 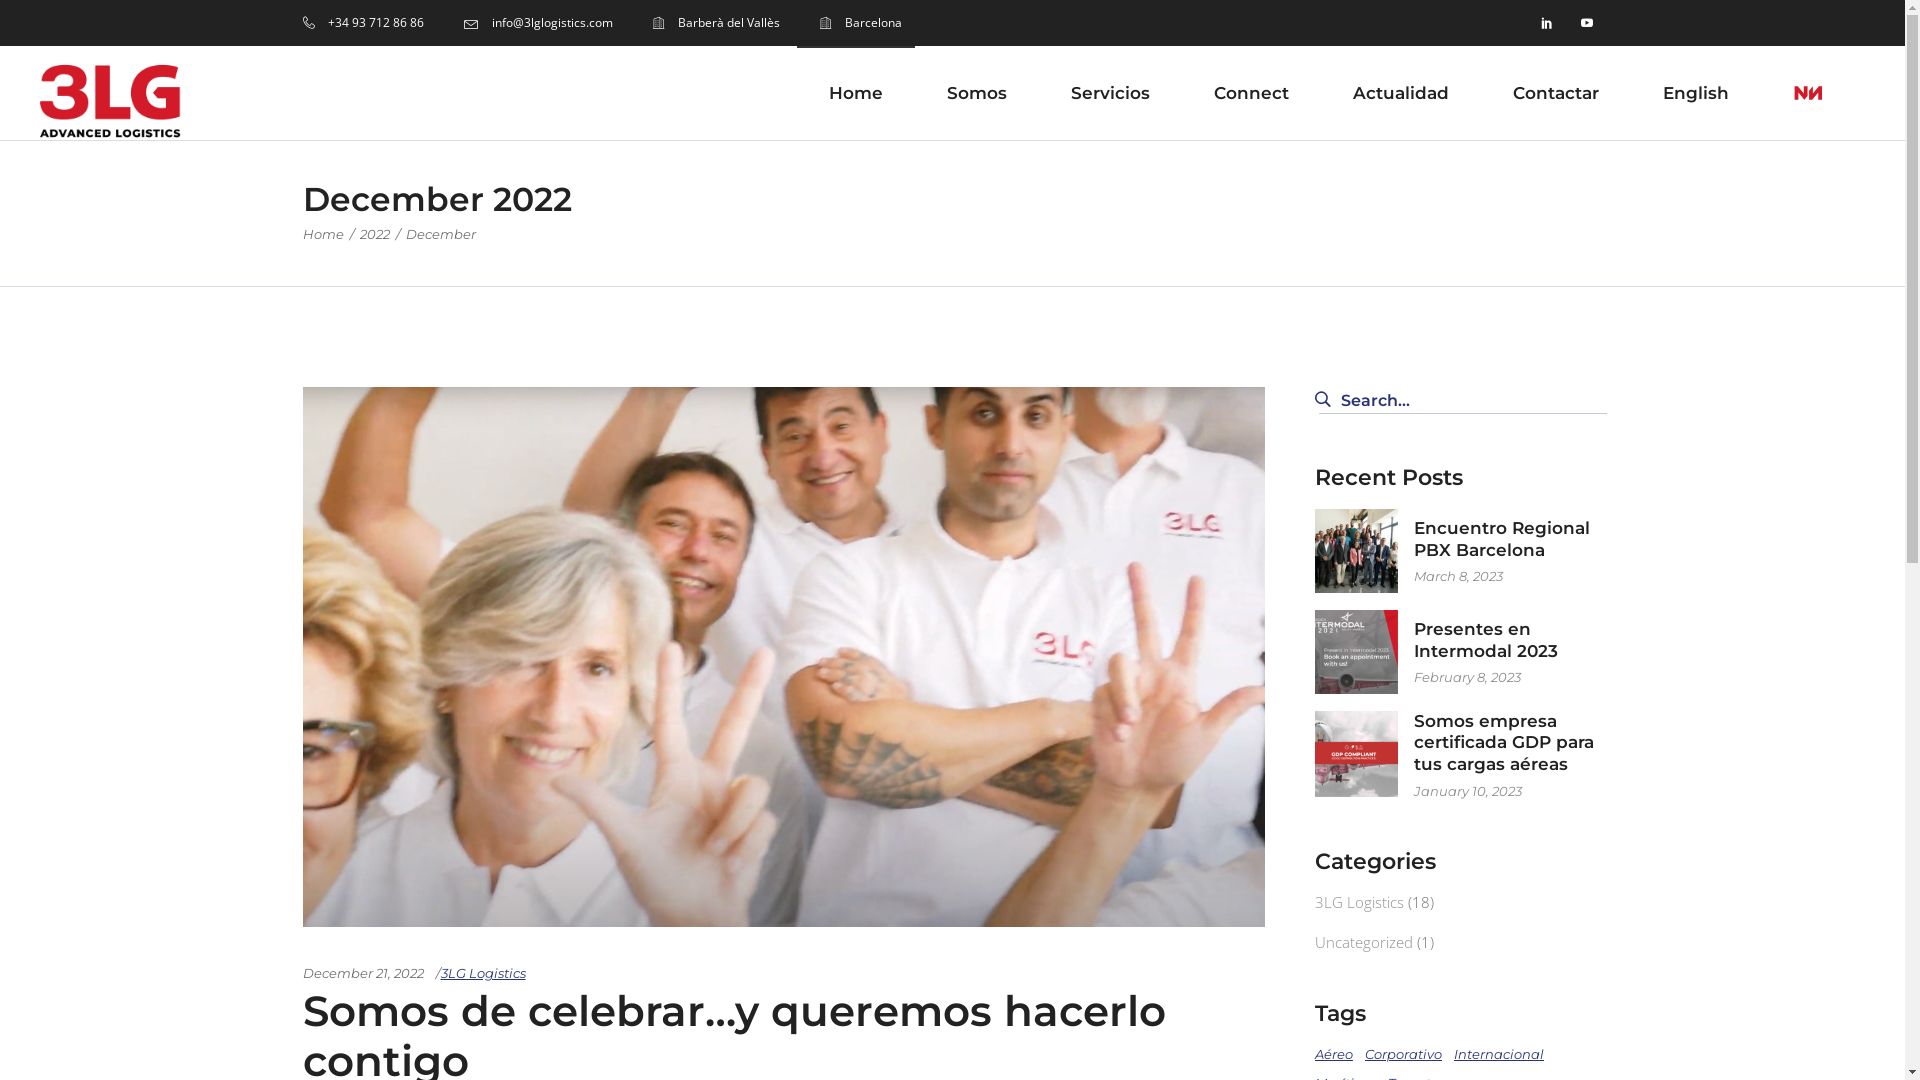 I want to click on 'info@3lglogistics.com', so click(x=538, y=23).